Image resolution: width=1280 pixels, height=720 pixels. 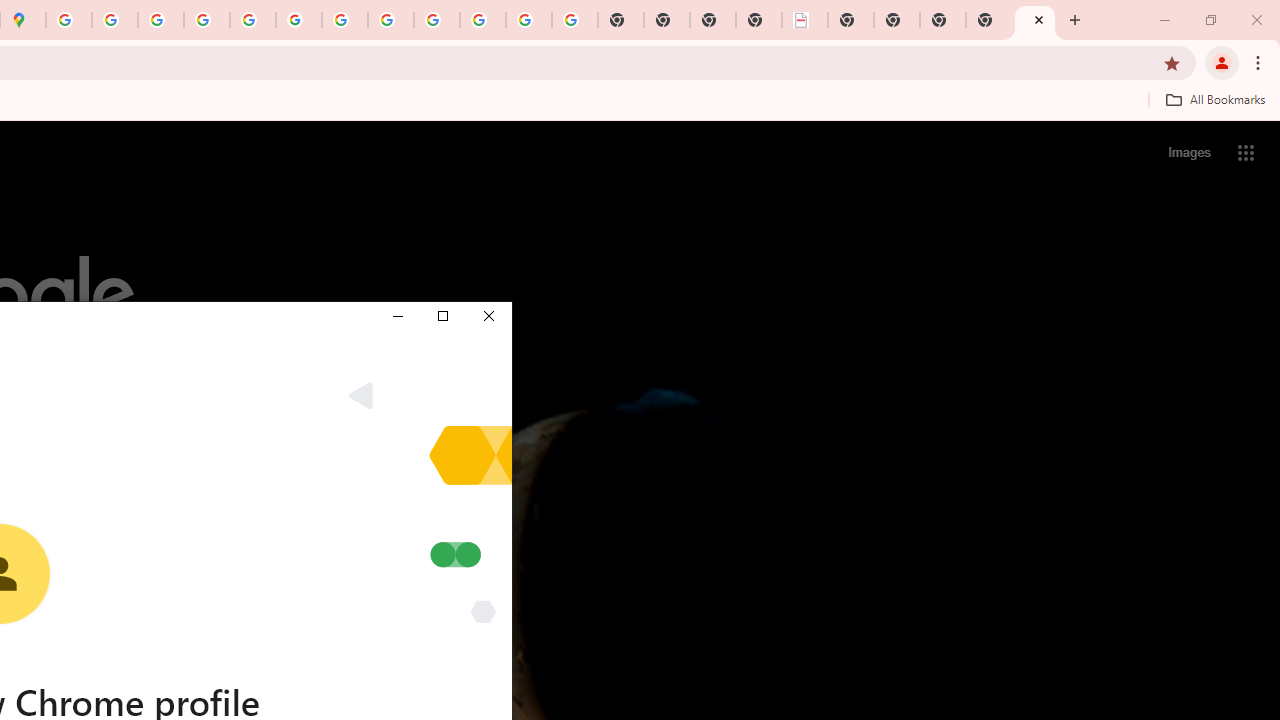 What do you see at coordinates (207, 20) in the screenshot?
I see `'Privacy Help Center - Policies Help'` at bounding box center [207, 20].